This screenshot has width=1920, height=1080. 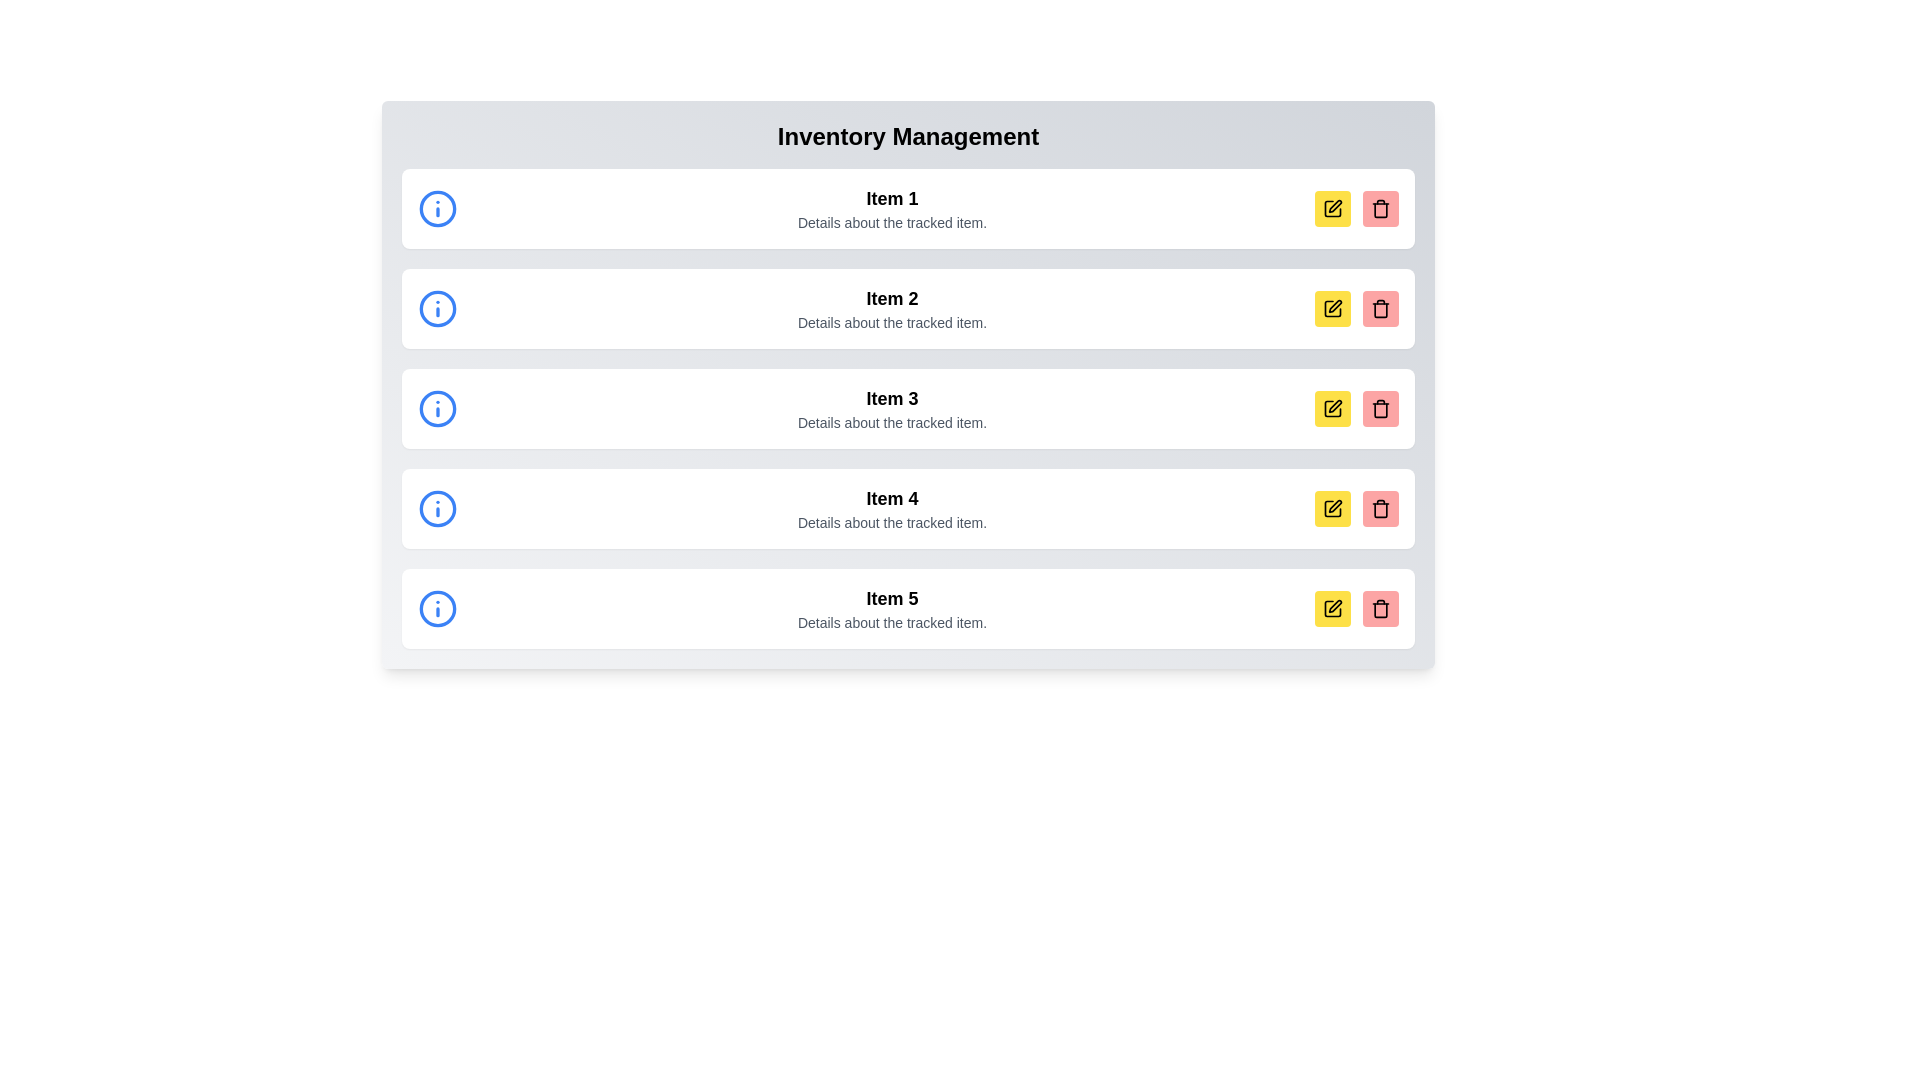 I want to click on the informational icon located on the left side of the fourth row in a vertical list, so click(x=436, y=508).